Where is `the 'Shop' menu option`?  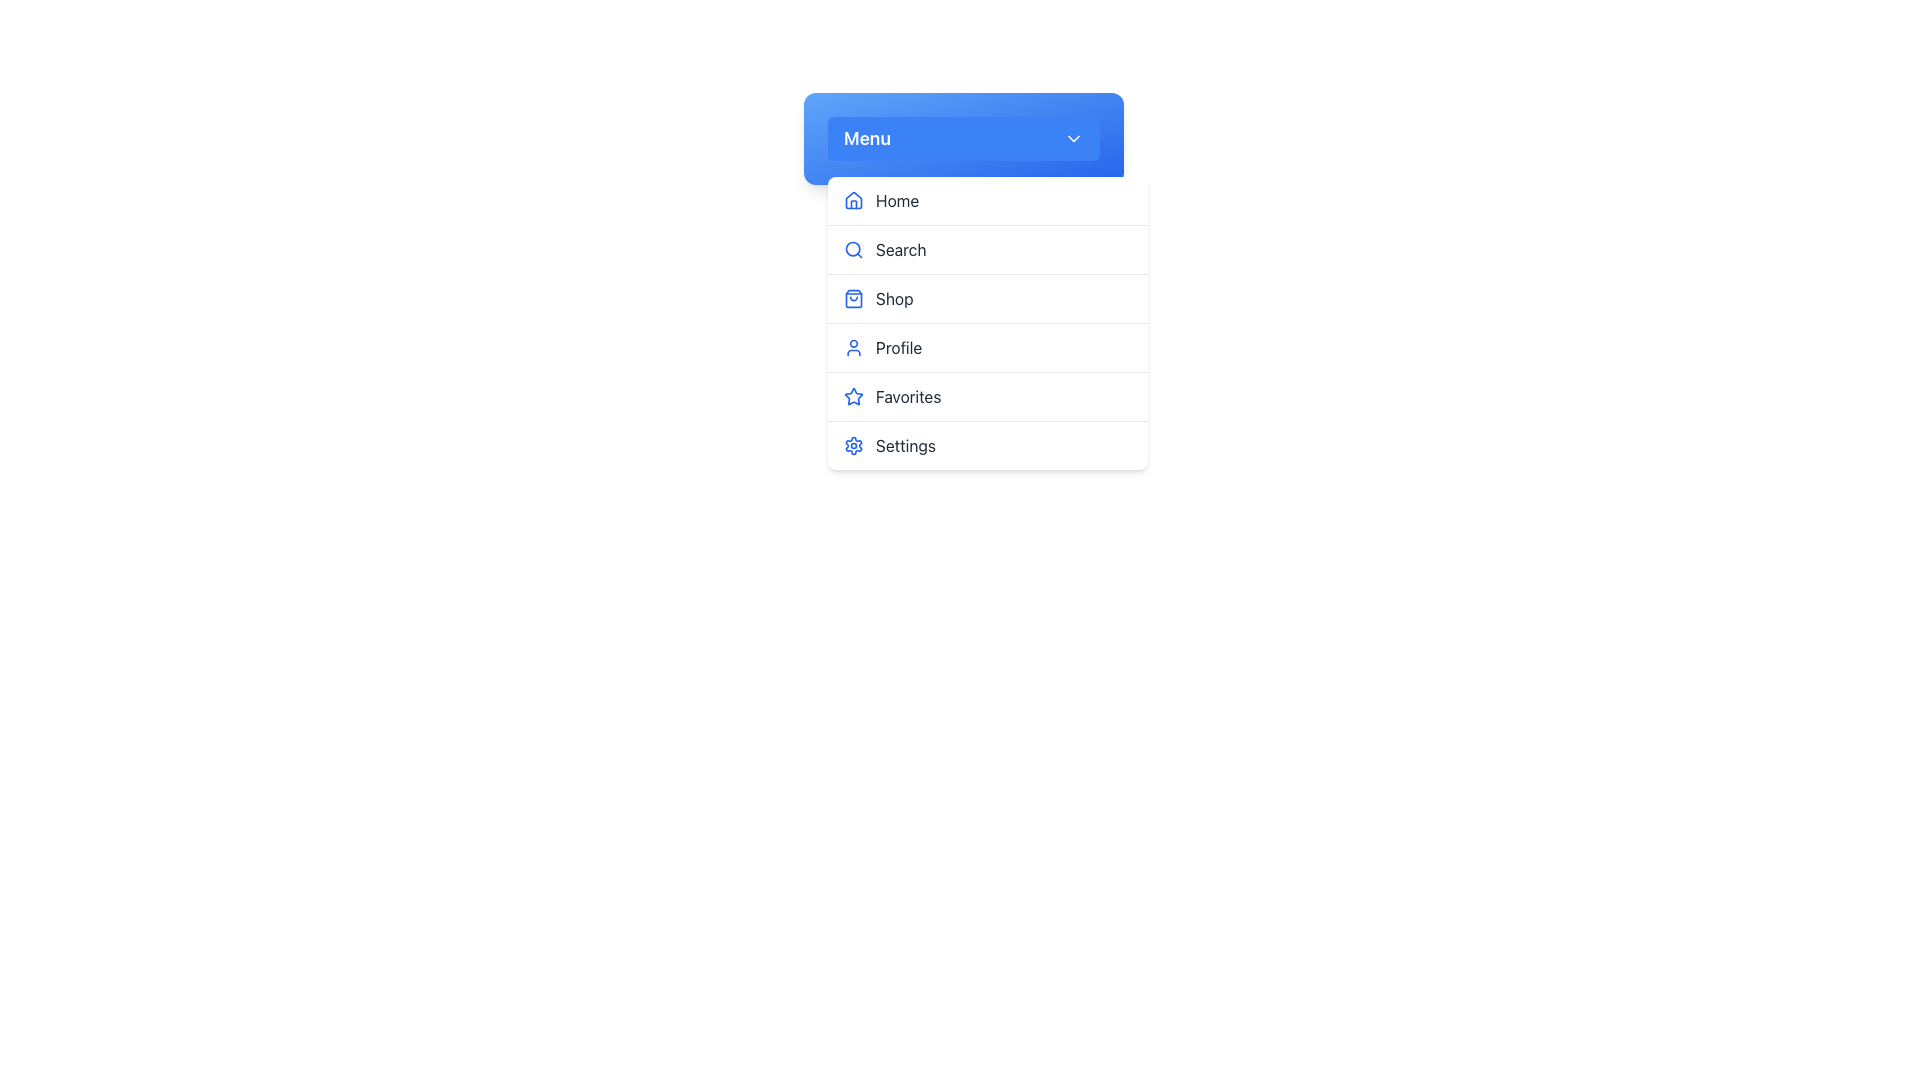 the 'Shop' menu option is located at coordinates (893, 299).